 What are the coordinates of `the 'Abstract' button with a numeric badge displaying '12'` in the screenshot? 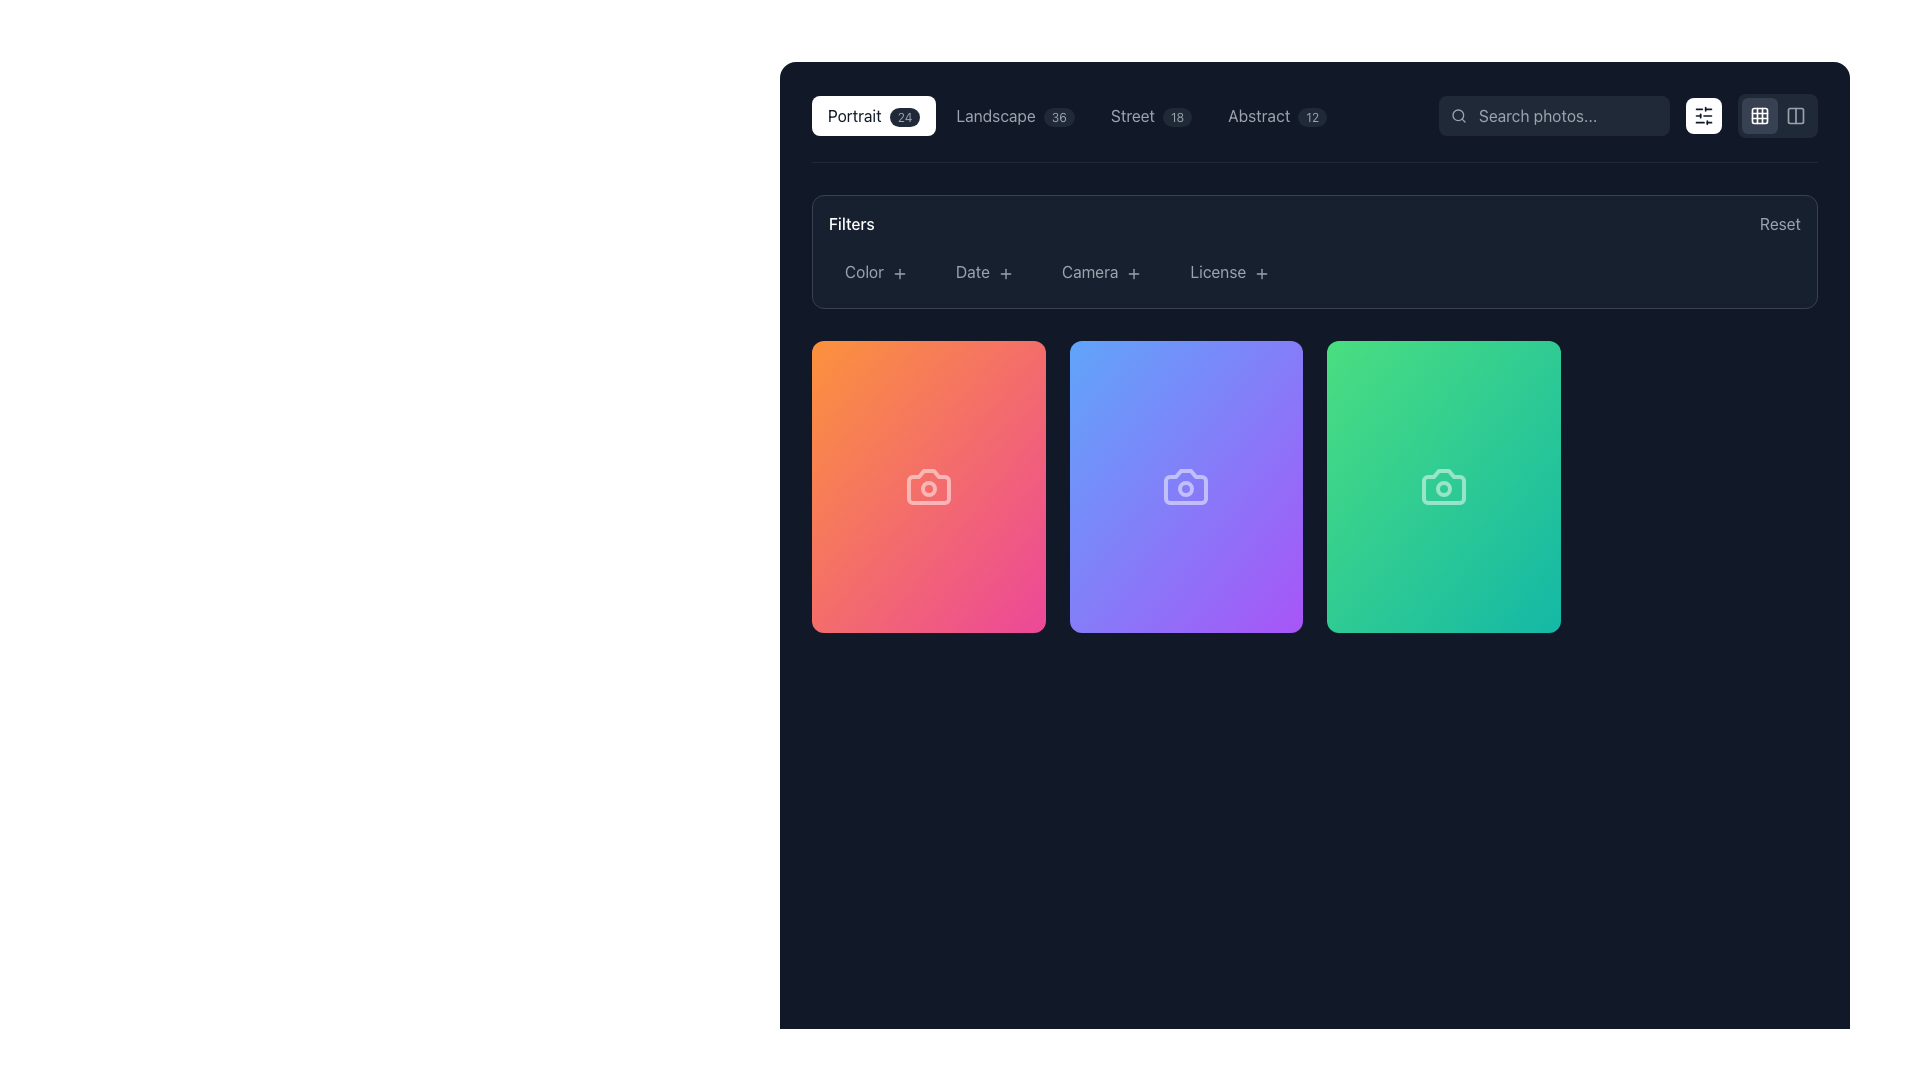 It's located at (1276, 115).